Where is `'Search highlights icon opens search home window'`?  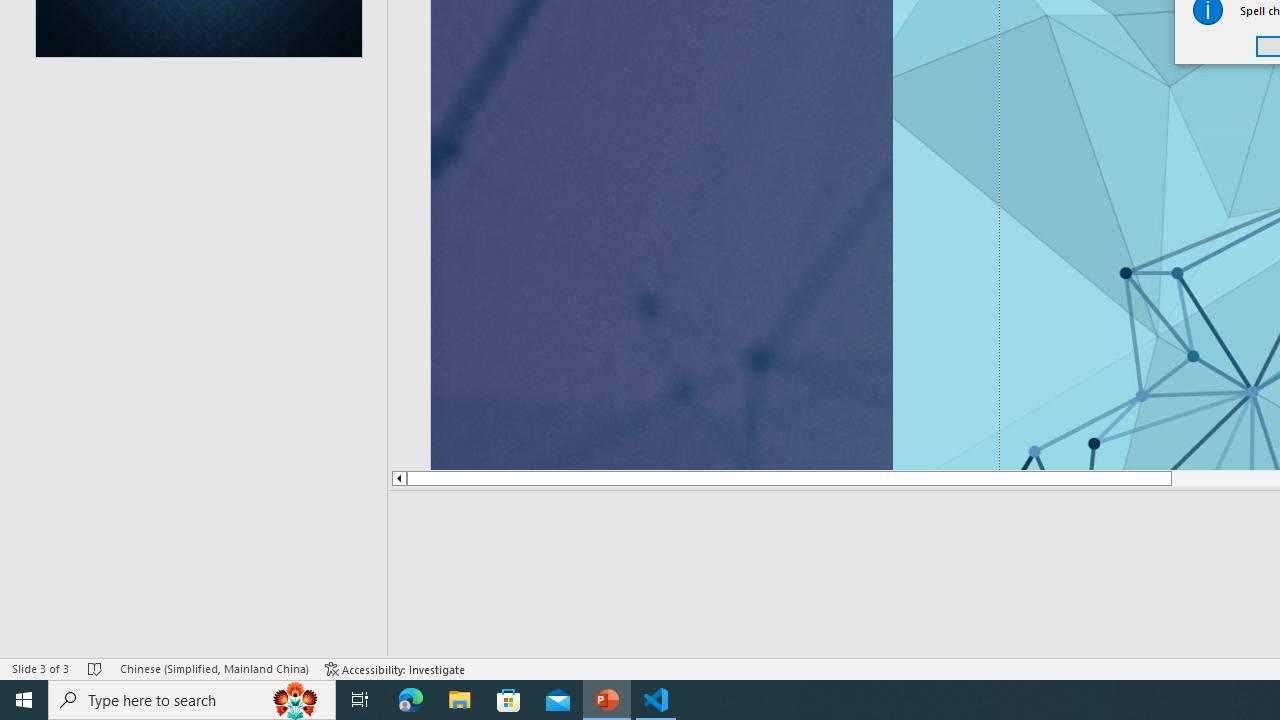
'Search highlights icon opens search home window' is located at coordinates (294, 698).